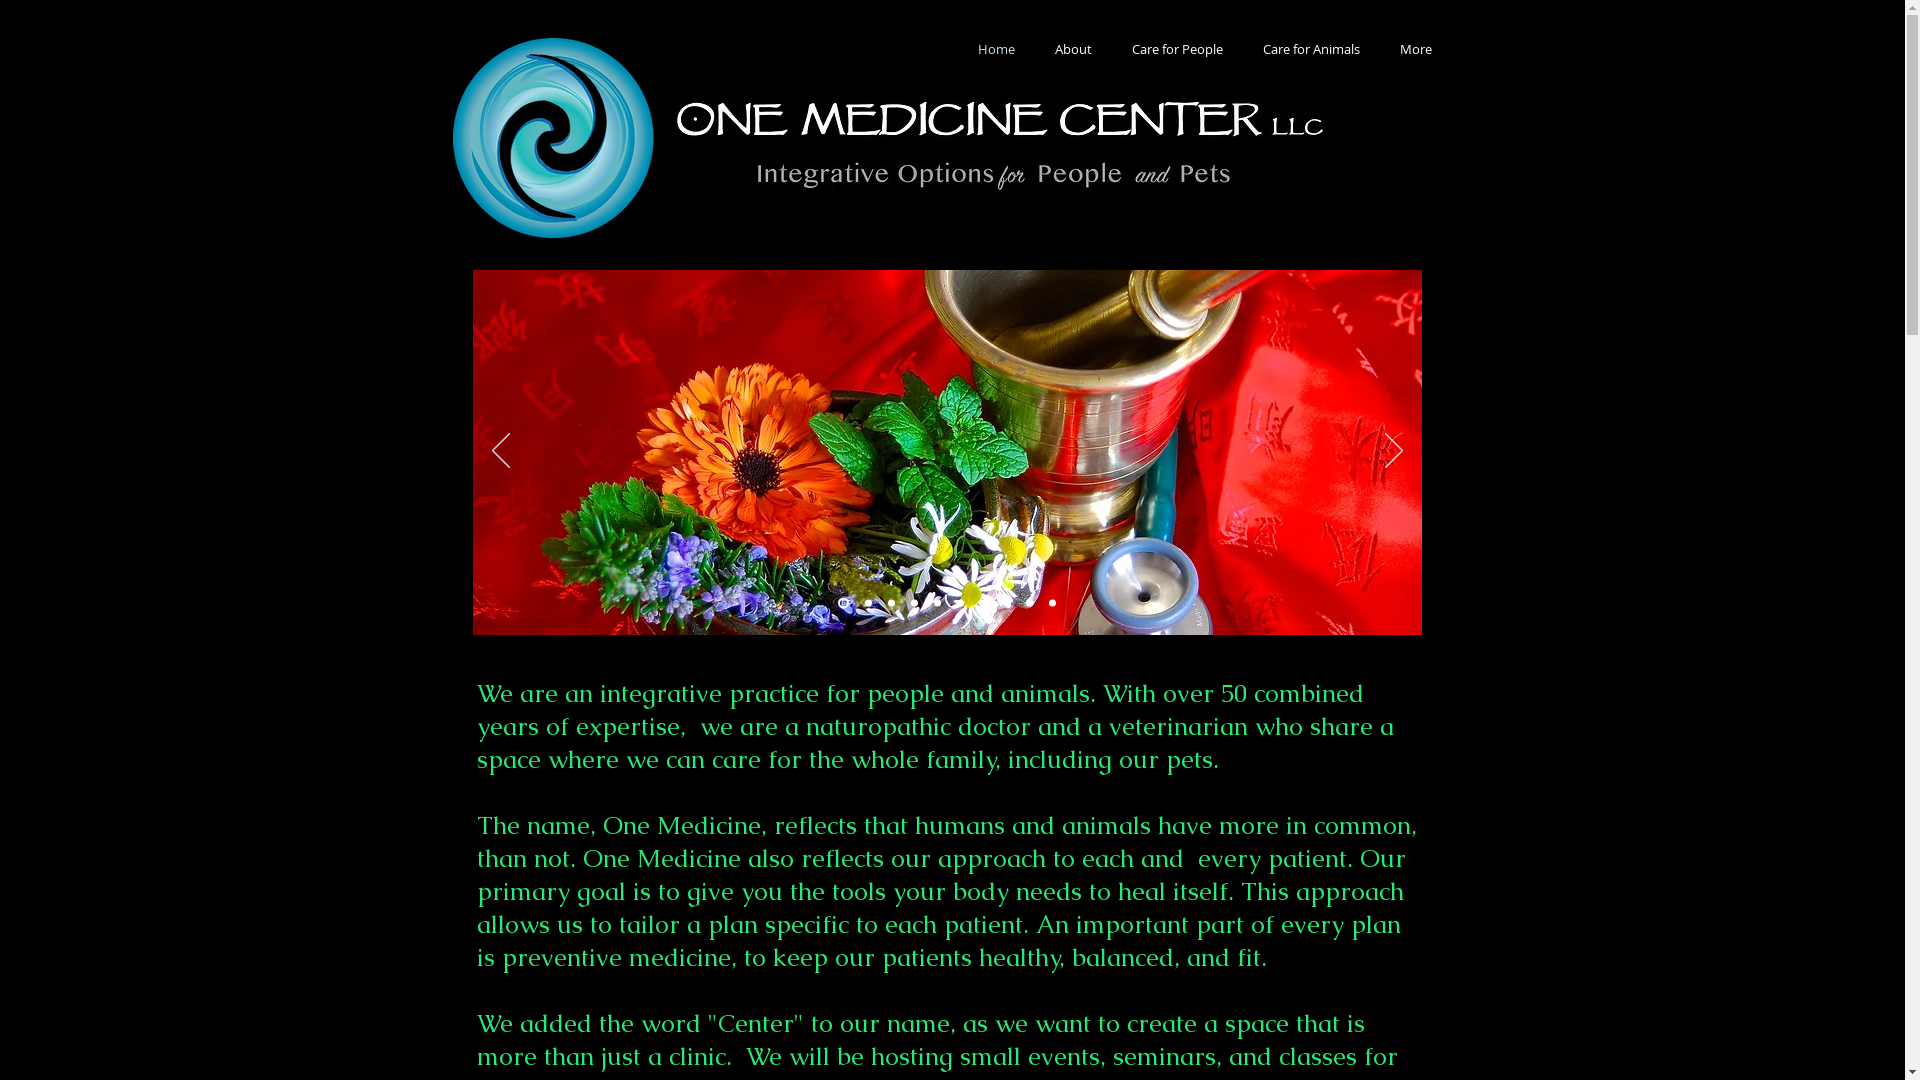 This screenshot has width=1920, height=1080. Describe the element at coordinates (996, 48) in the screenshot. I see `'Home'` at that location.